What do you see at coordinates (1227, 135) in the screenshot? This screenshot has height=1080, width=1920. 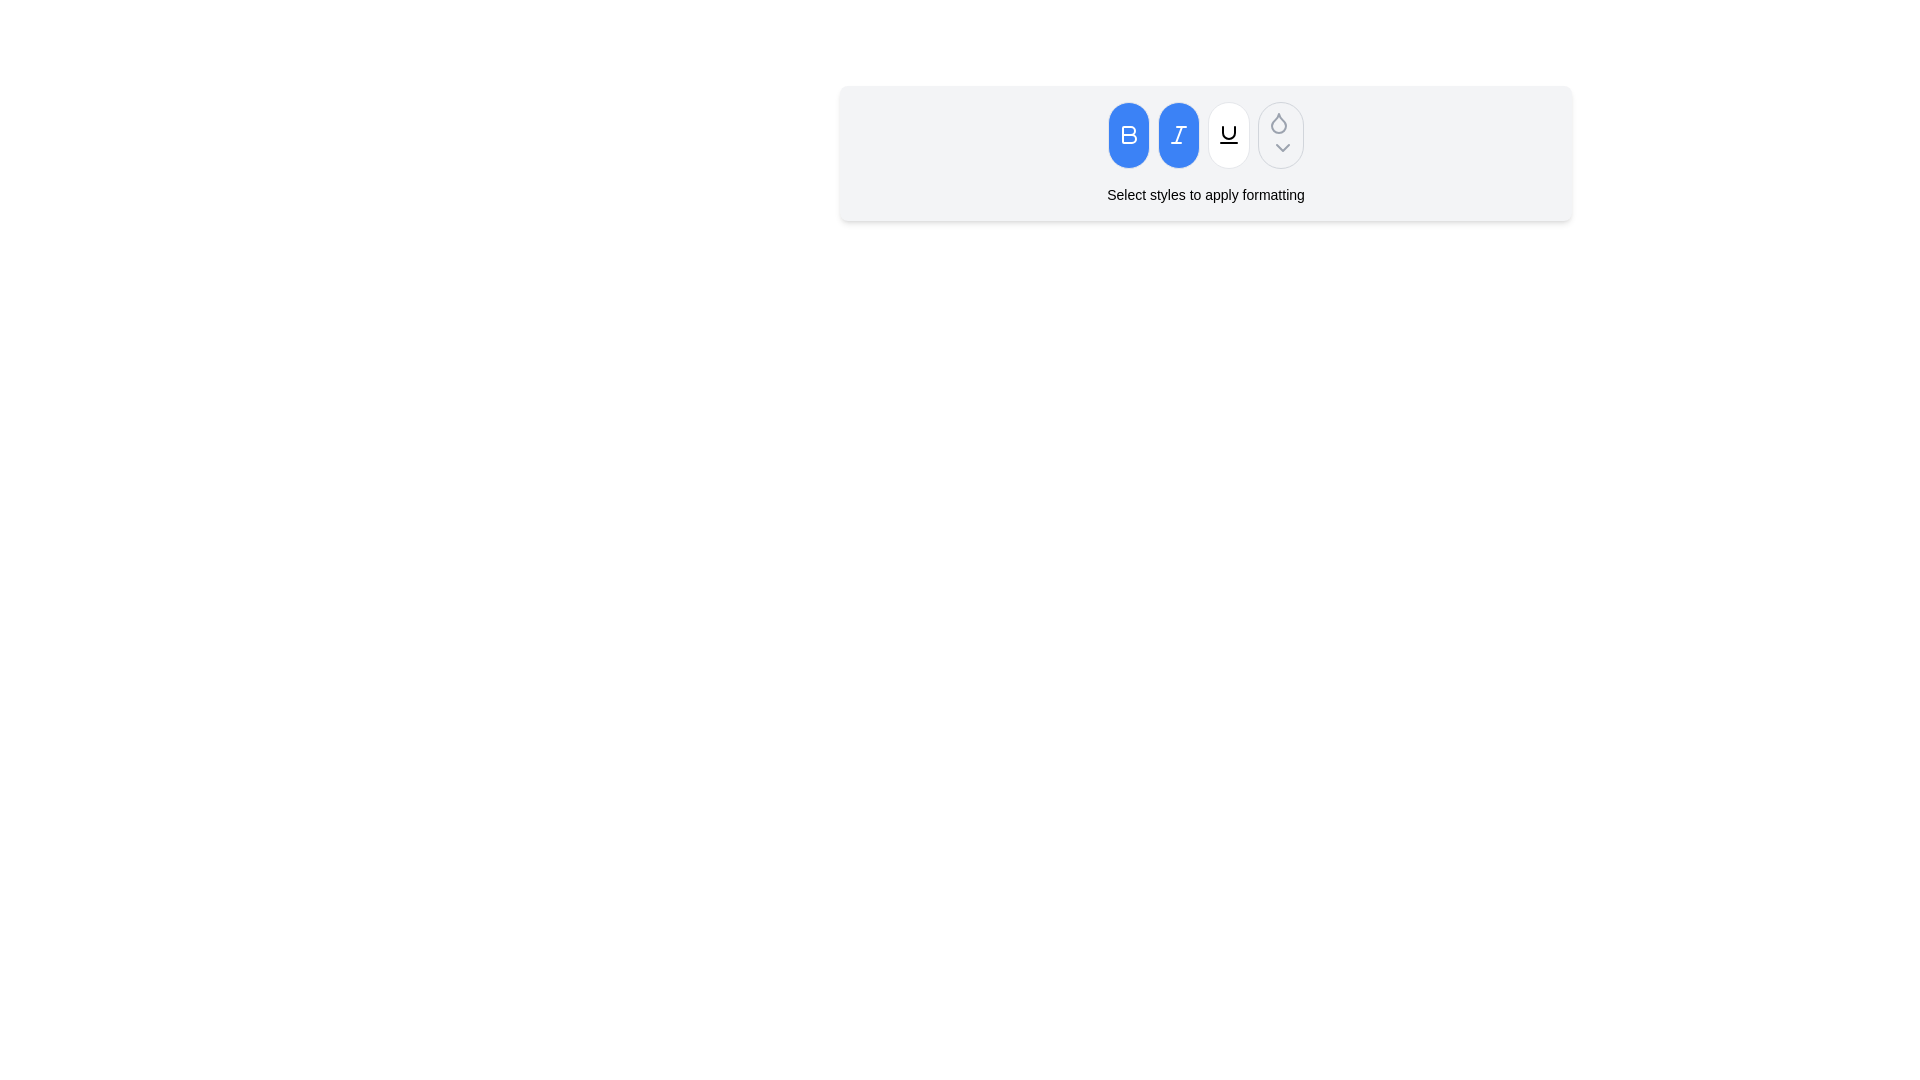 I see `the underlining button located in the text formatting toolbar, positioned to the right of the bold and italic buttons` at bounding box center [1227, 135].